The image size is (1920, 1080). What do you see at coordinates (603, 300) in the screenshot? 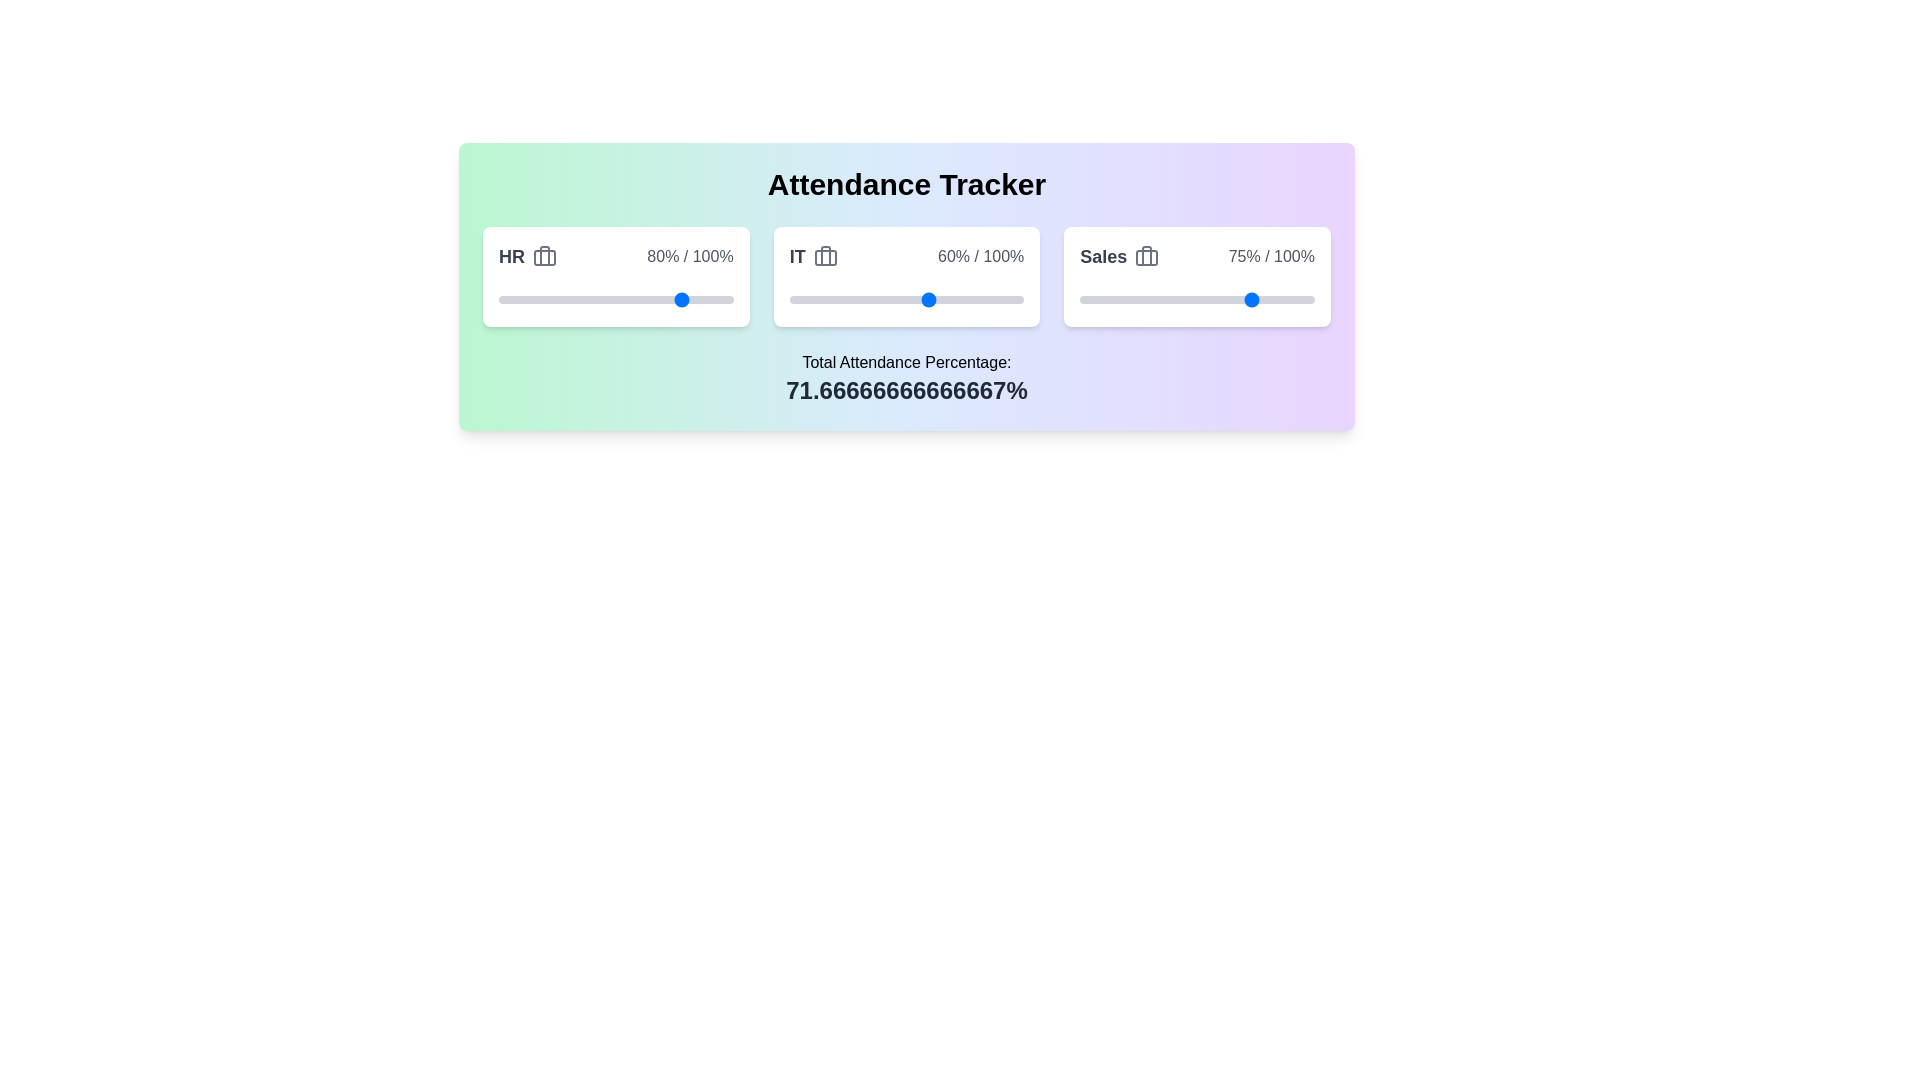
I see `HR attendance percentage` at bounding box center [603, 300].